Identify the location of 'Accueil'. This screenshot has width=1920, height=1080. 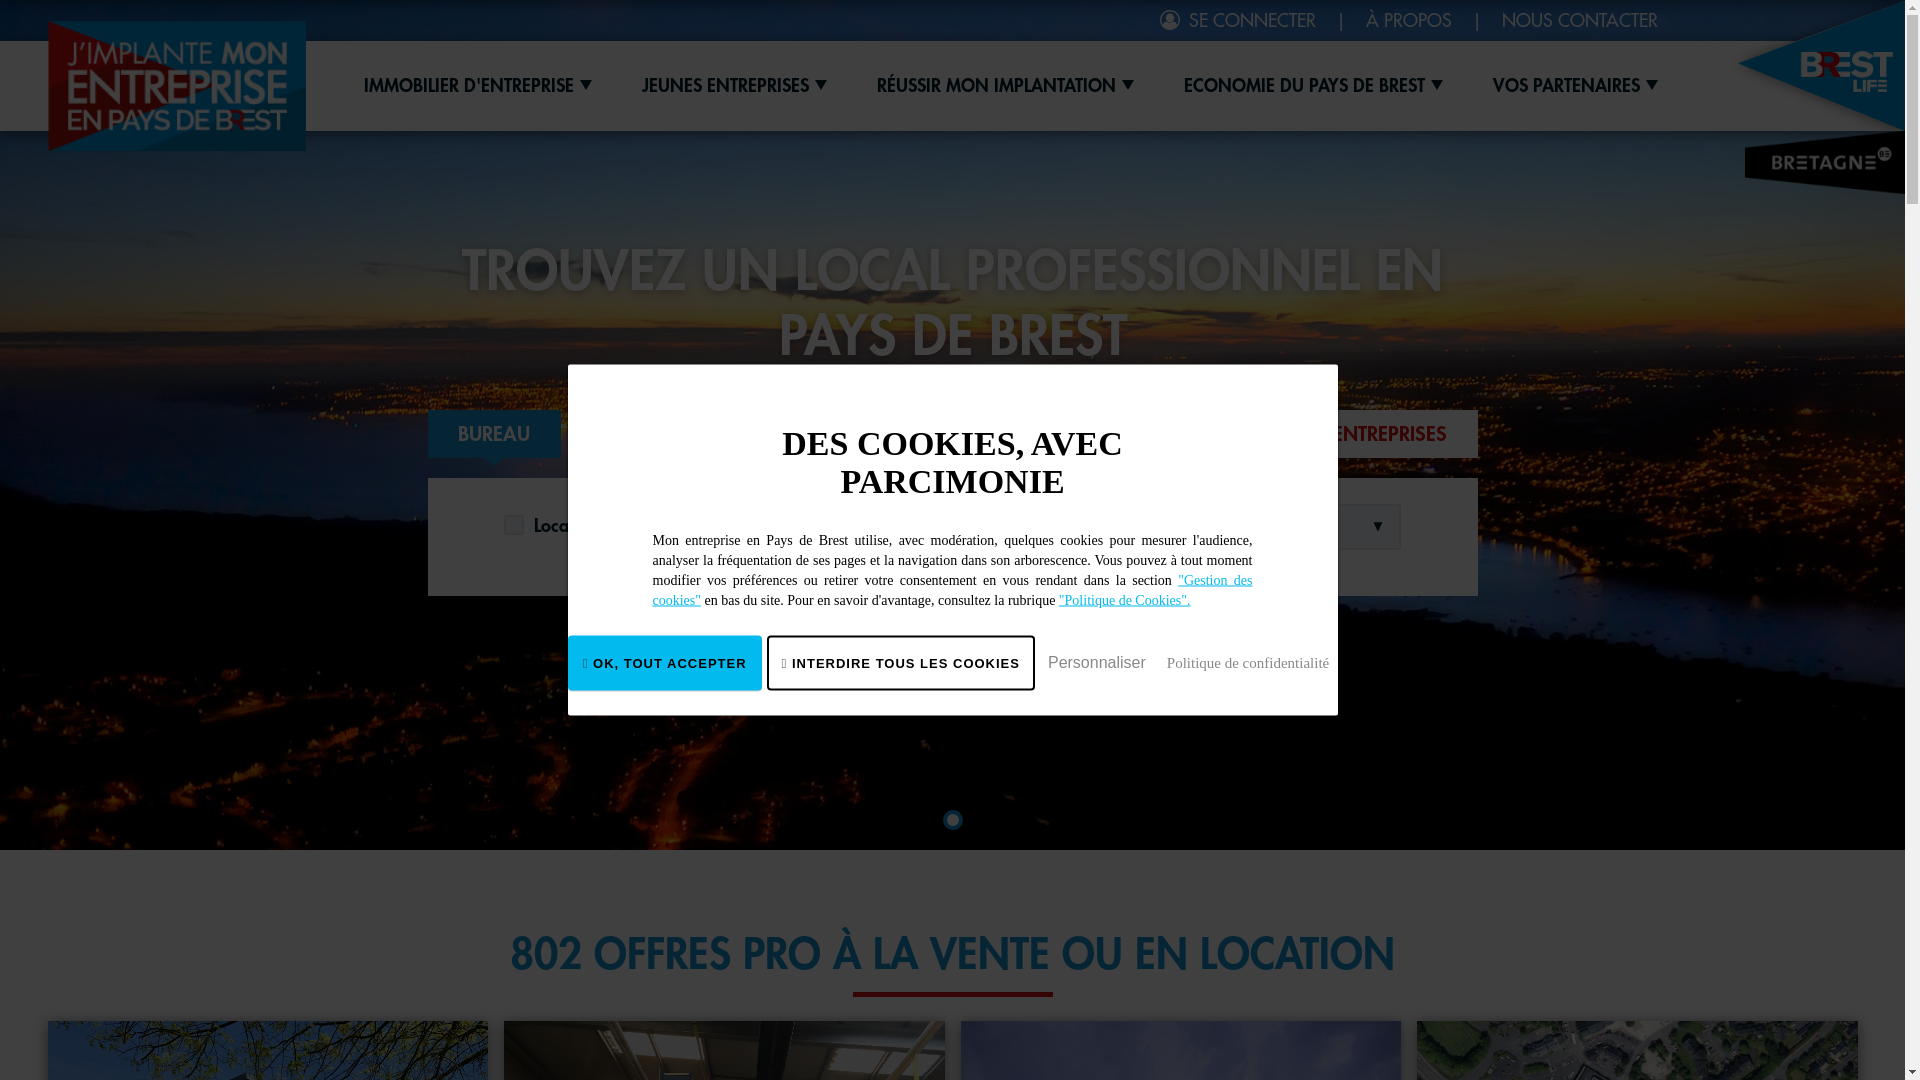
(48, 84).